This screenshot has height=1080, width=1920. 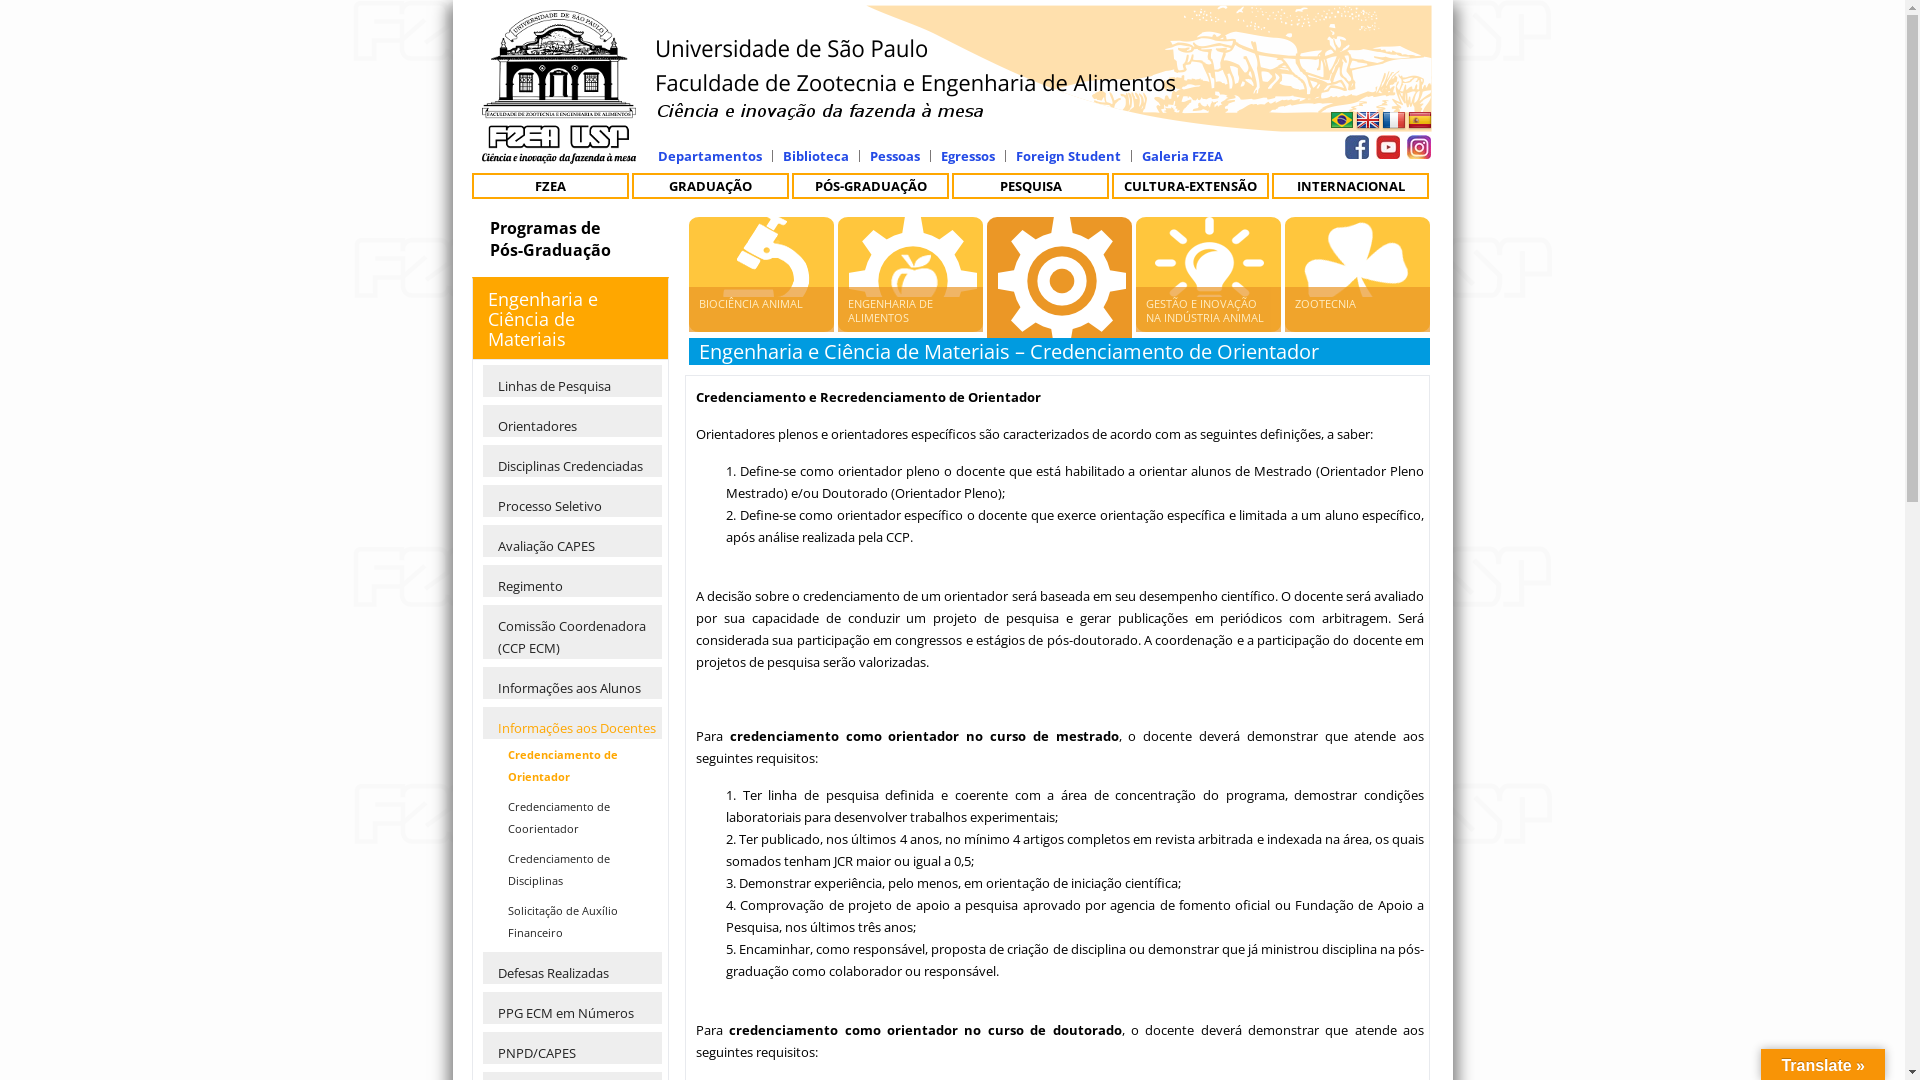 I want to click on 'INTERNACIONAL', so click(x=1350, y=185).